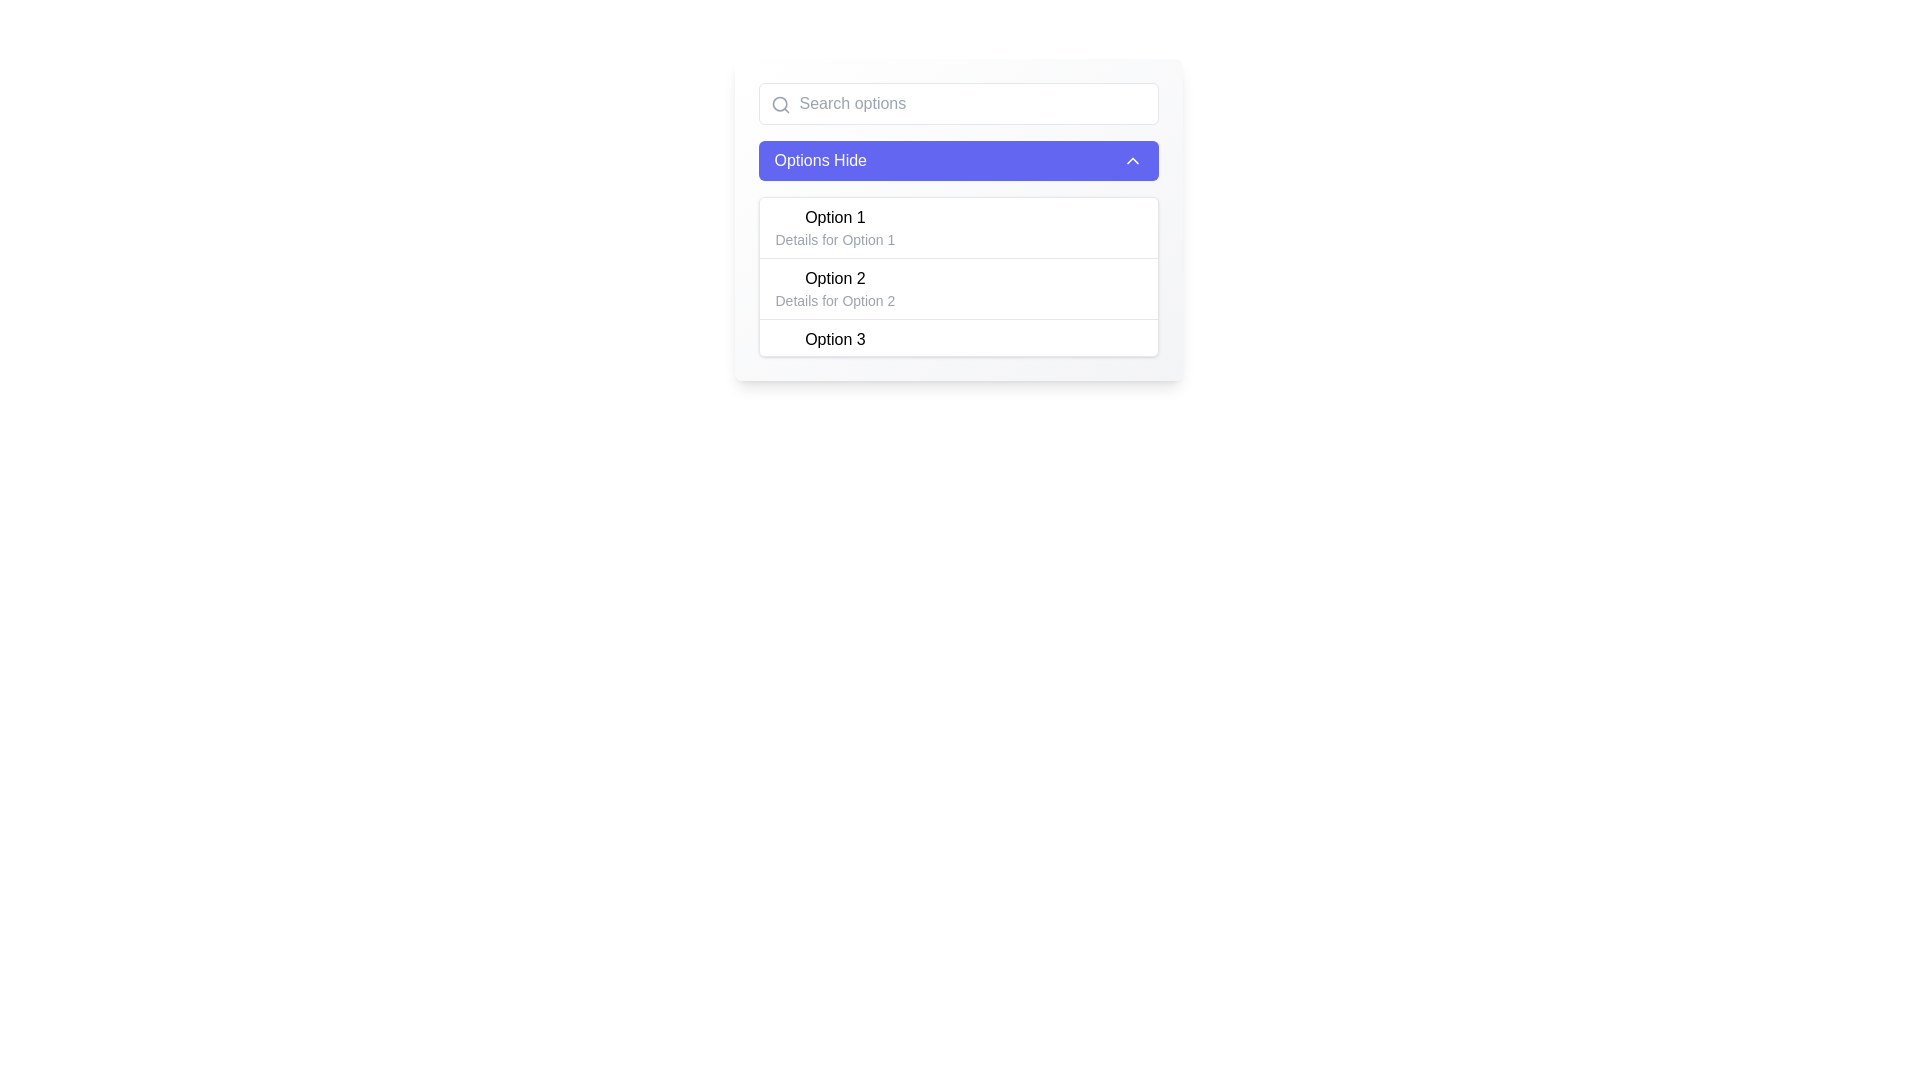 The image size is (1920, 1080). What do you see at coordinates (835, 289) in the screenshot?
I see `the 'Option 2' in the clickable list item, which is located in the second slot of the dropdown-like structure` at bounding box center [835, 289].